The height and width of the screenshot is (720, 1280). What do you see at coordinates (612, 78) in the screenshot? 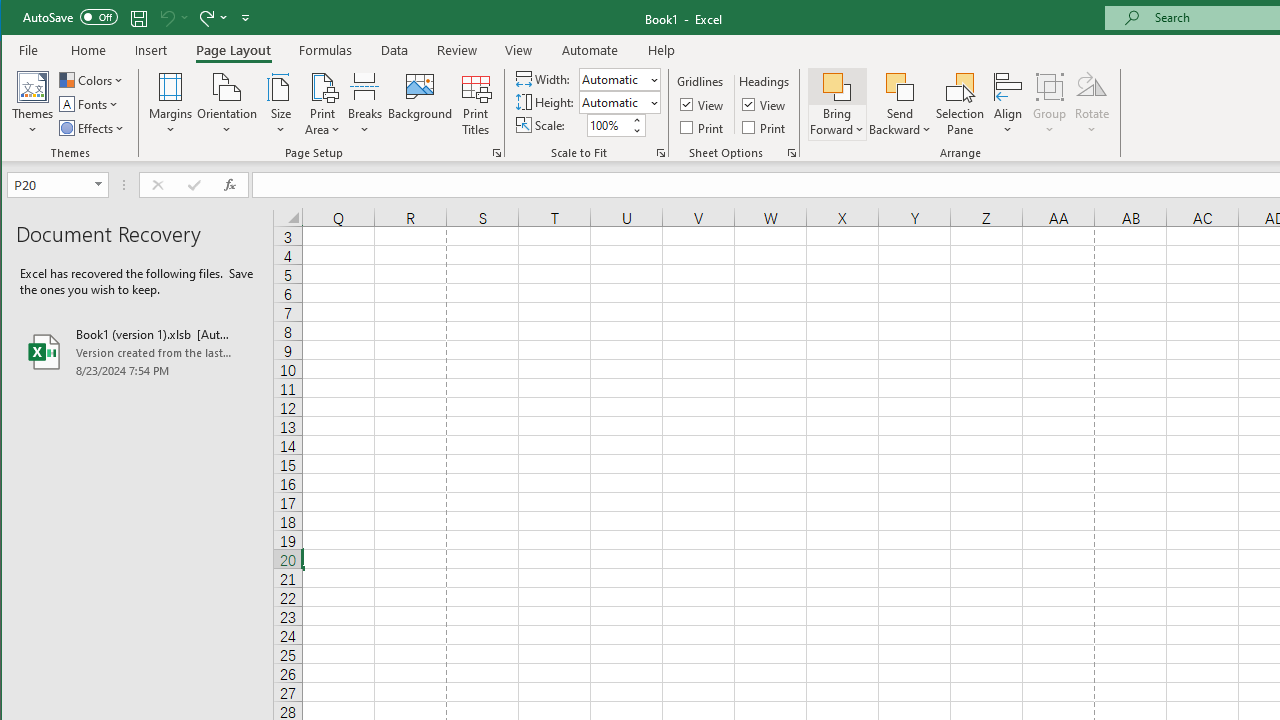
I see `'Width'` at bounding box center [612, 78].